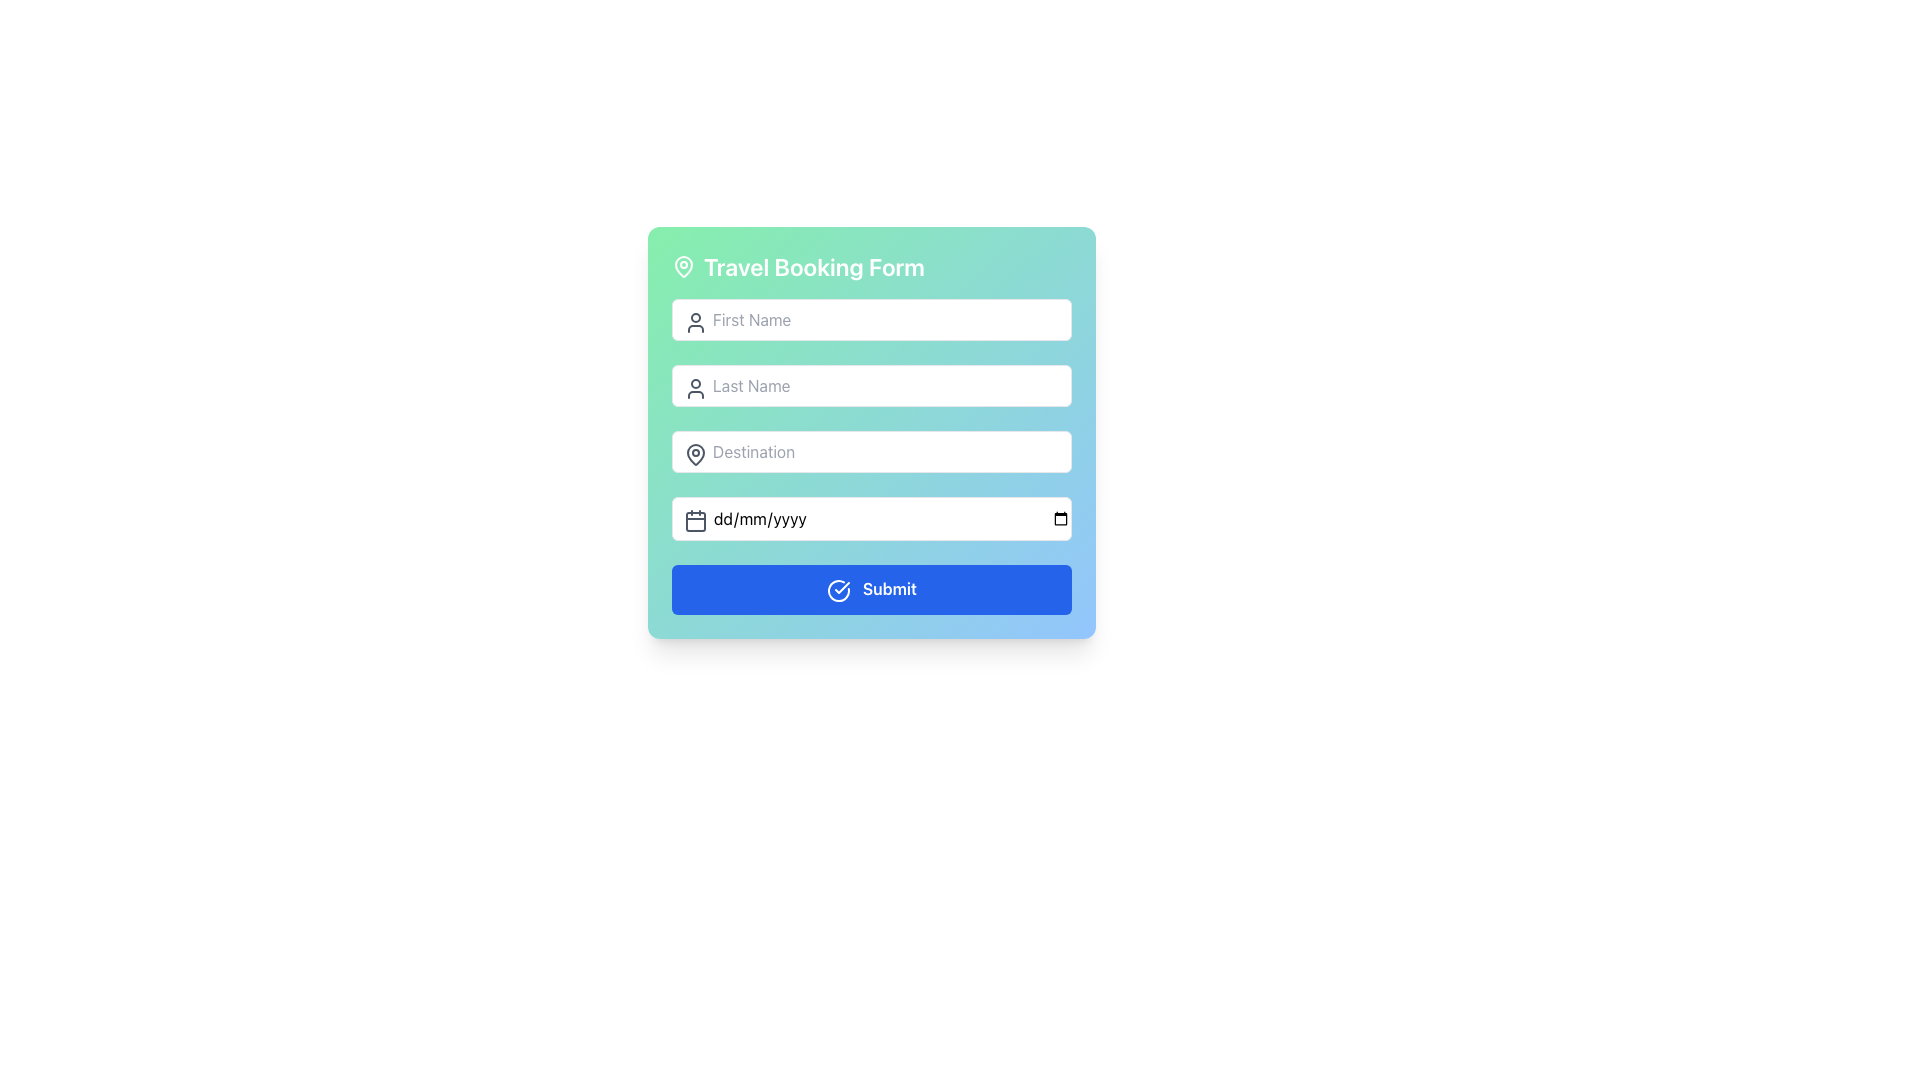  Describe the element at coordinates (696, 322) in the screenshot. I see `the decorative icon for the 'First Name' input field, which is located on the left side of the input field within the form layout` at that location.